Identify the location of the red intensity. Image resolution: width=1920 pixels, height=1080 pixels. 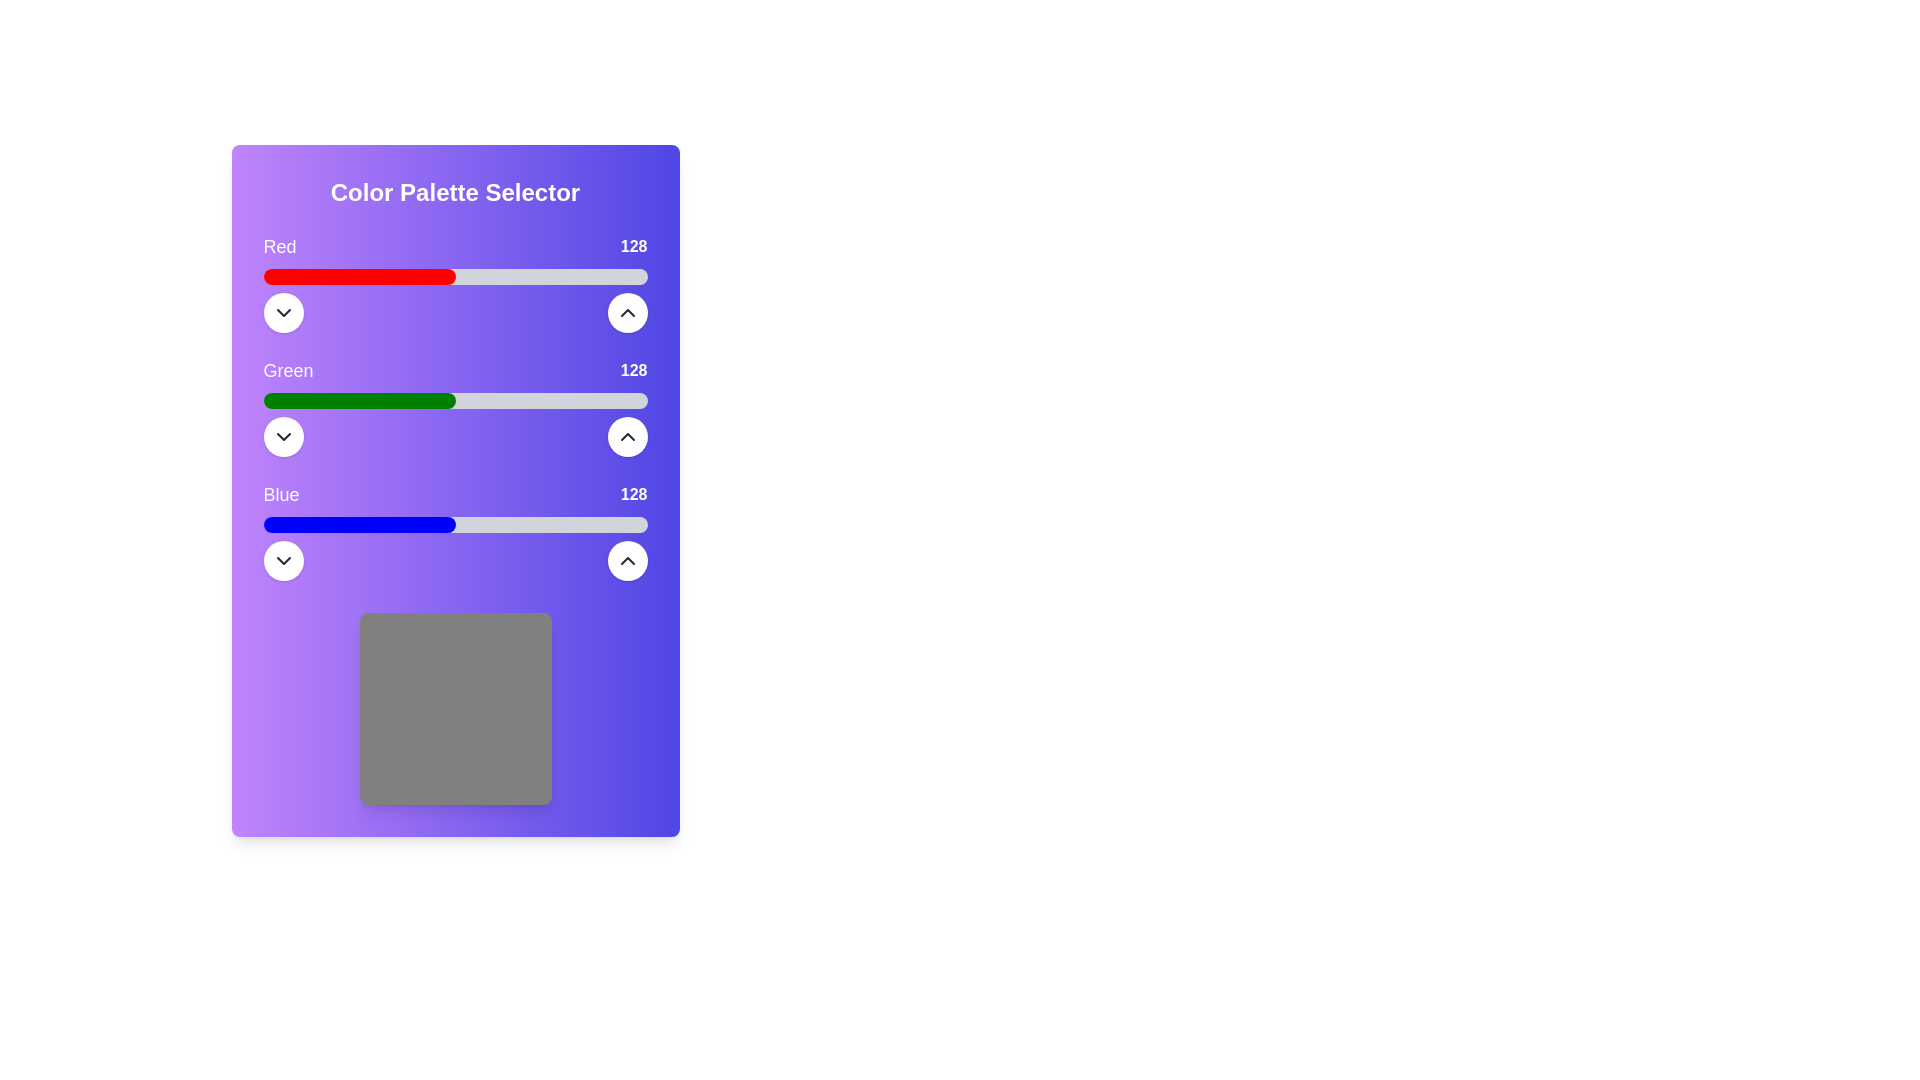
(477, 277).